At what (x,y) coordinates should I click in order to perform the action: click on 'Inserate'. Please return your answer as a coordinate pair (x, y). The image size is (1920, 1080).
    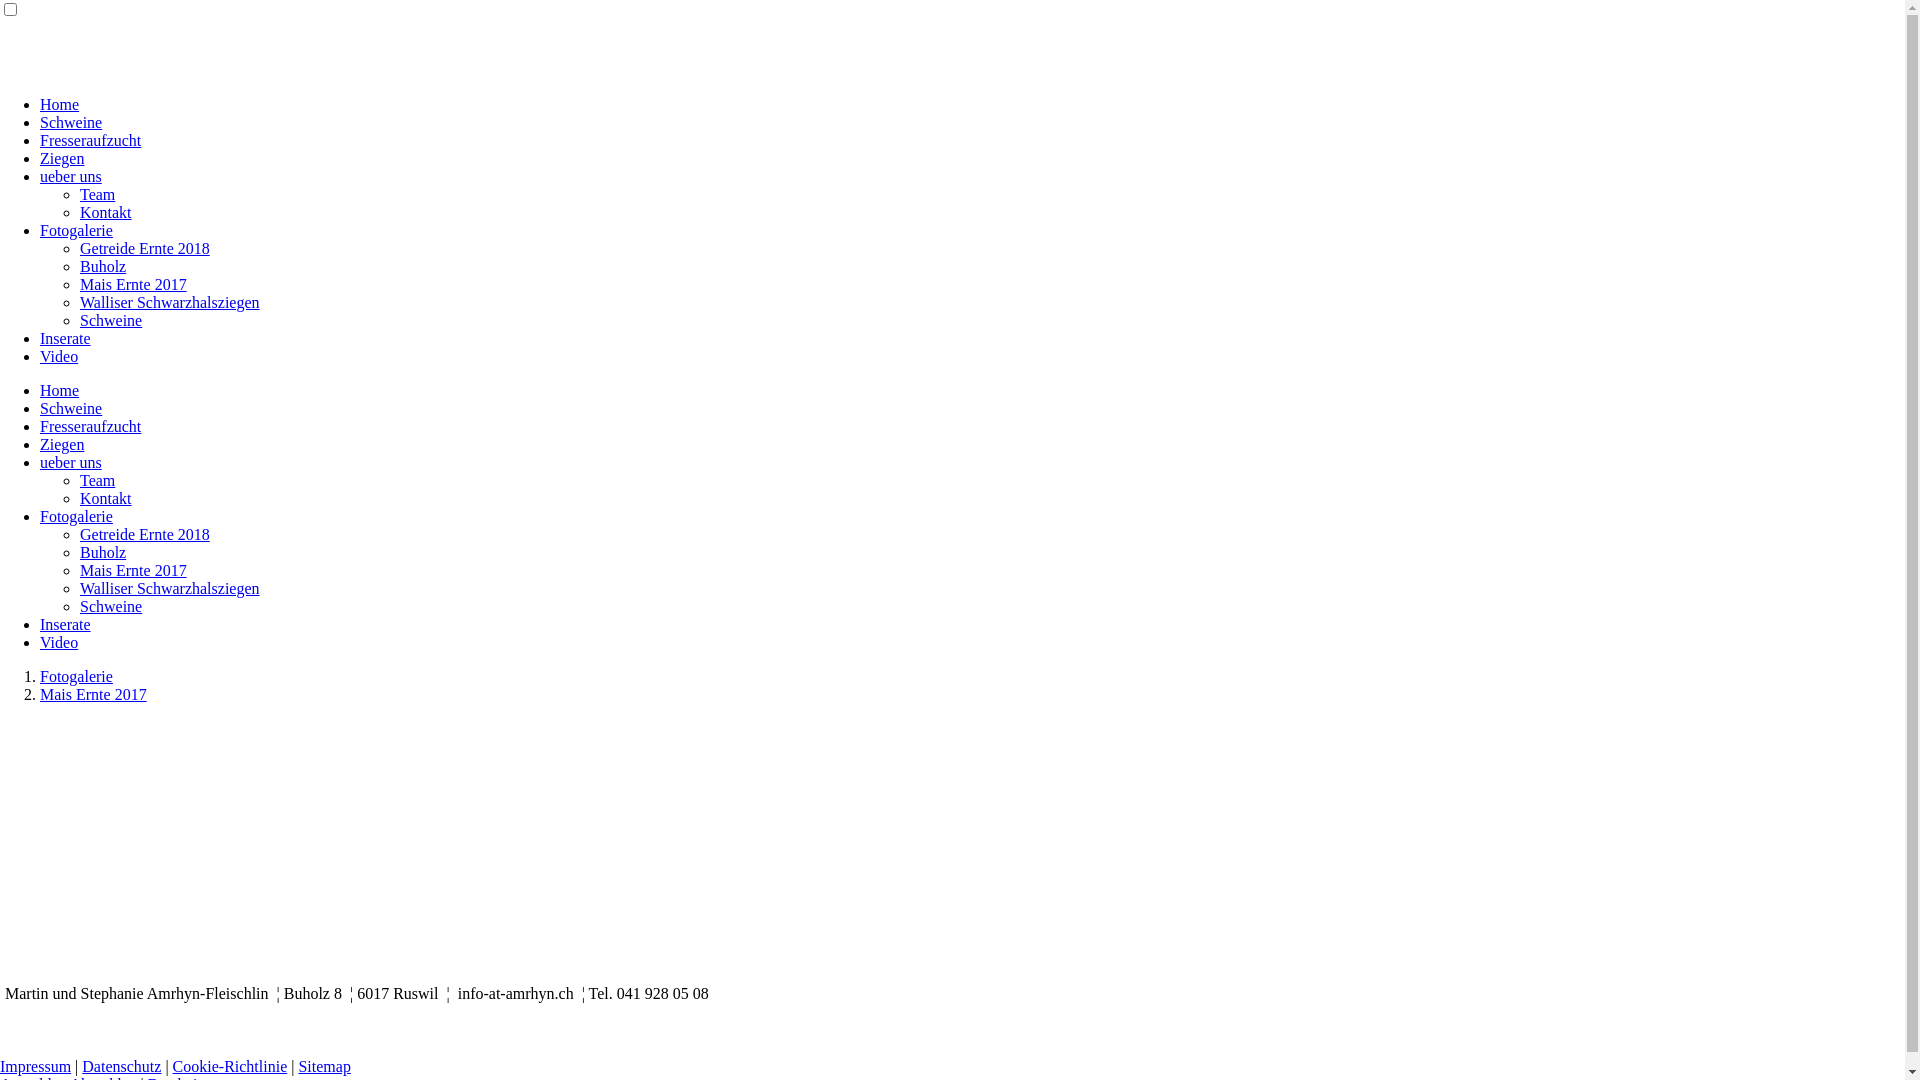
    Looking at the image, I should click on (65, 623).